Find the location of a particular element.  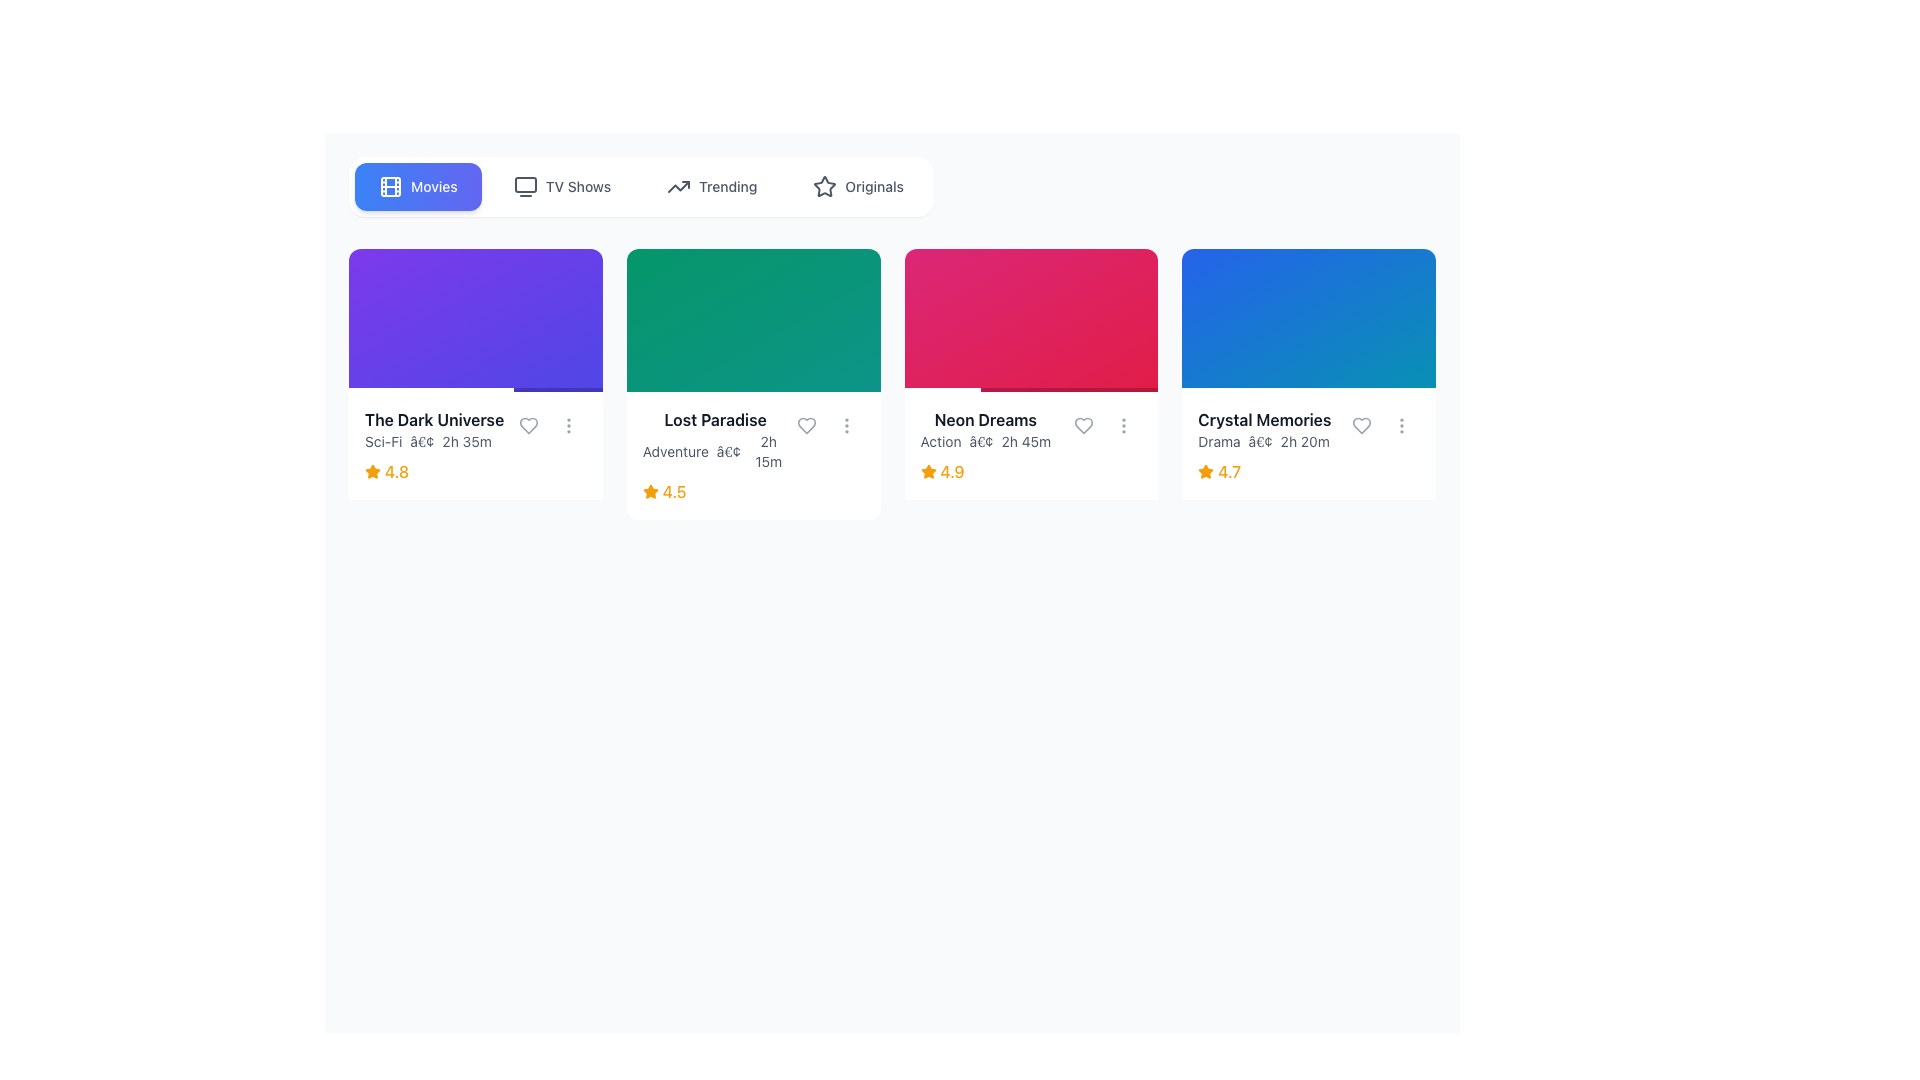

the Trigger Icon (Vertical Ellipsis) located at the bottom-right corner of the 'Lost Paradise' card is located at coordinates (846, 424).